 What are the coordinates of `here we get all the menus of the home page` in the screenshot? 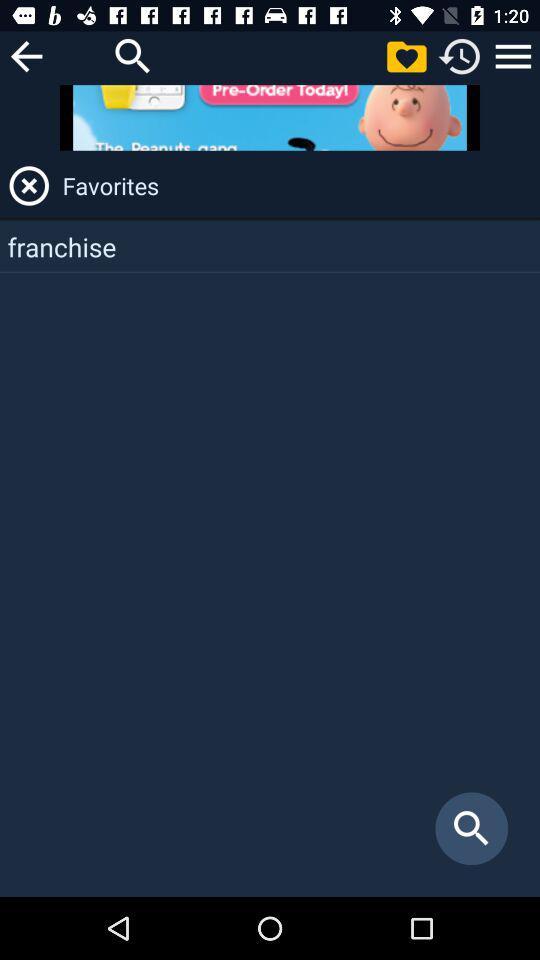 It's located at (513, 55).